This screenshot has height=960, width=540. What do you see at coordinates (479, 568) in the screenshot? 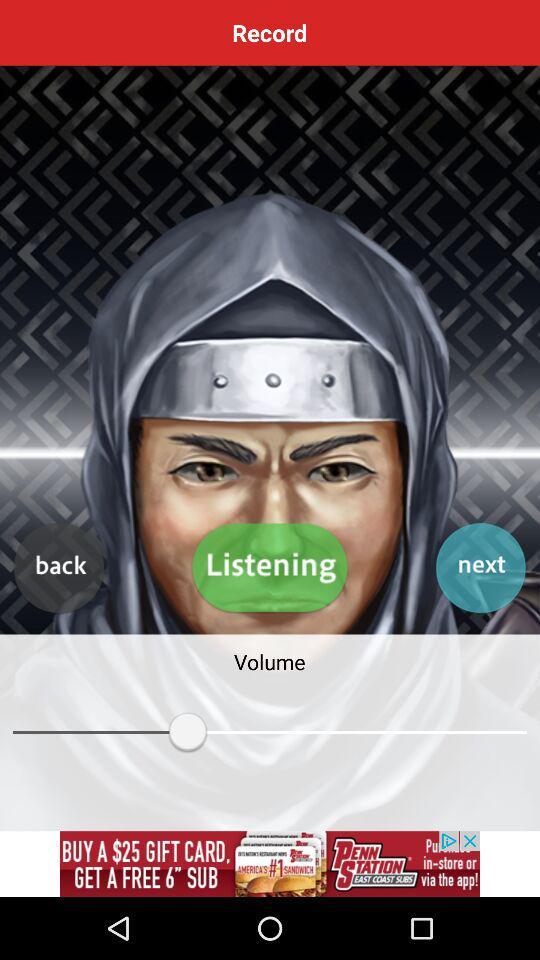
I see `next` at bounding box center [479, 568].